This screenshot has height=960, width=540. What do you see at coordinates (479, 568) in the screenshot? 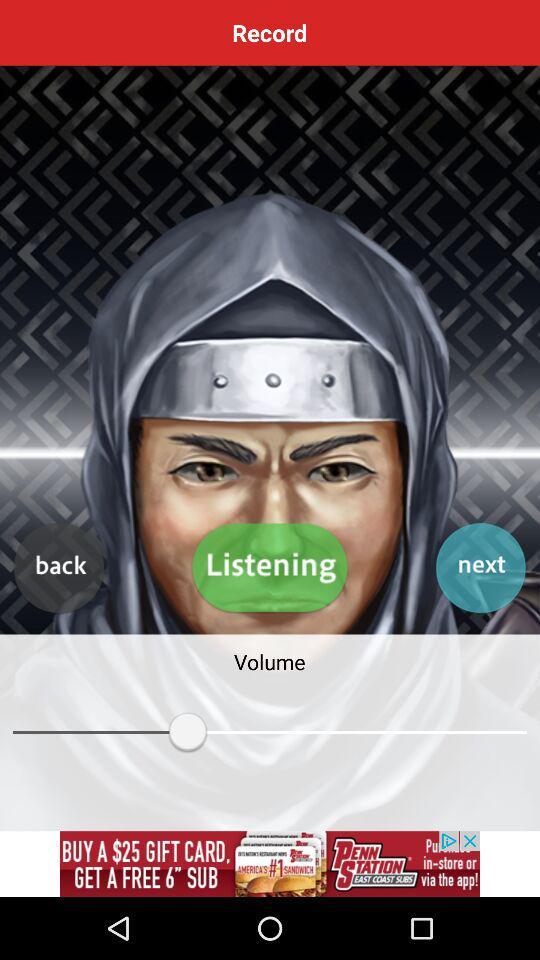
I see `next` at bounding box center [479, 568].